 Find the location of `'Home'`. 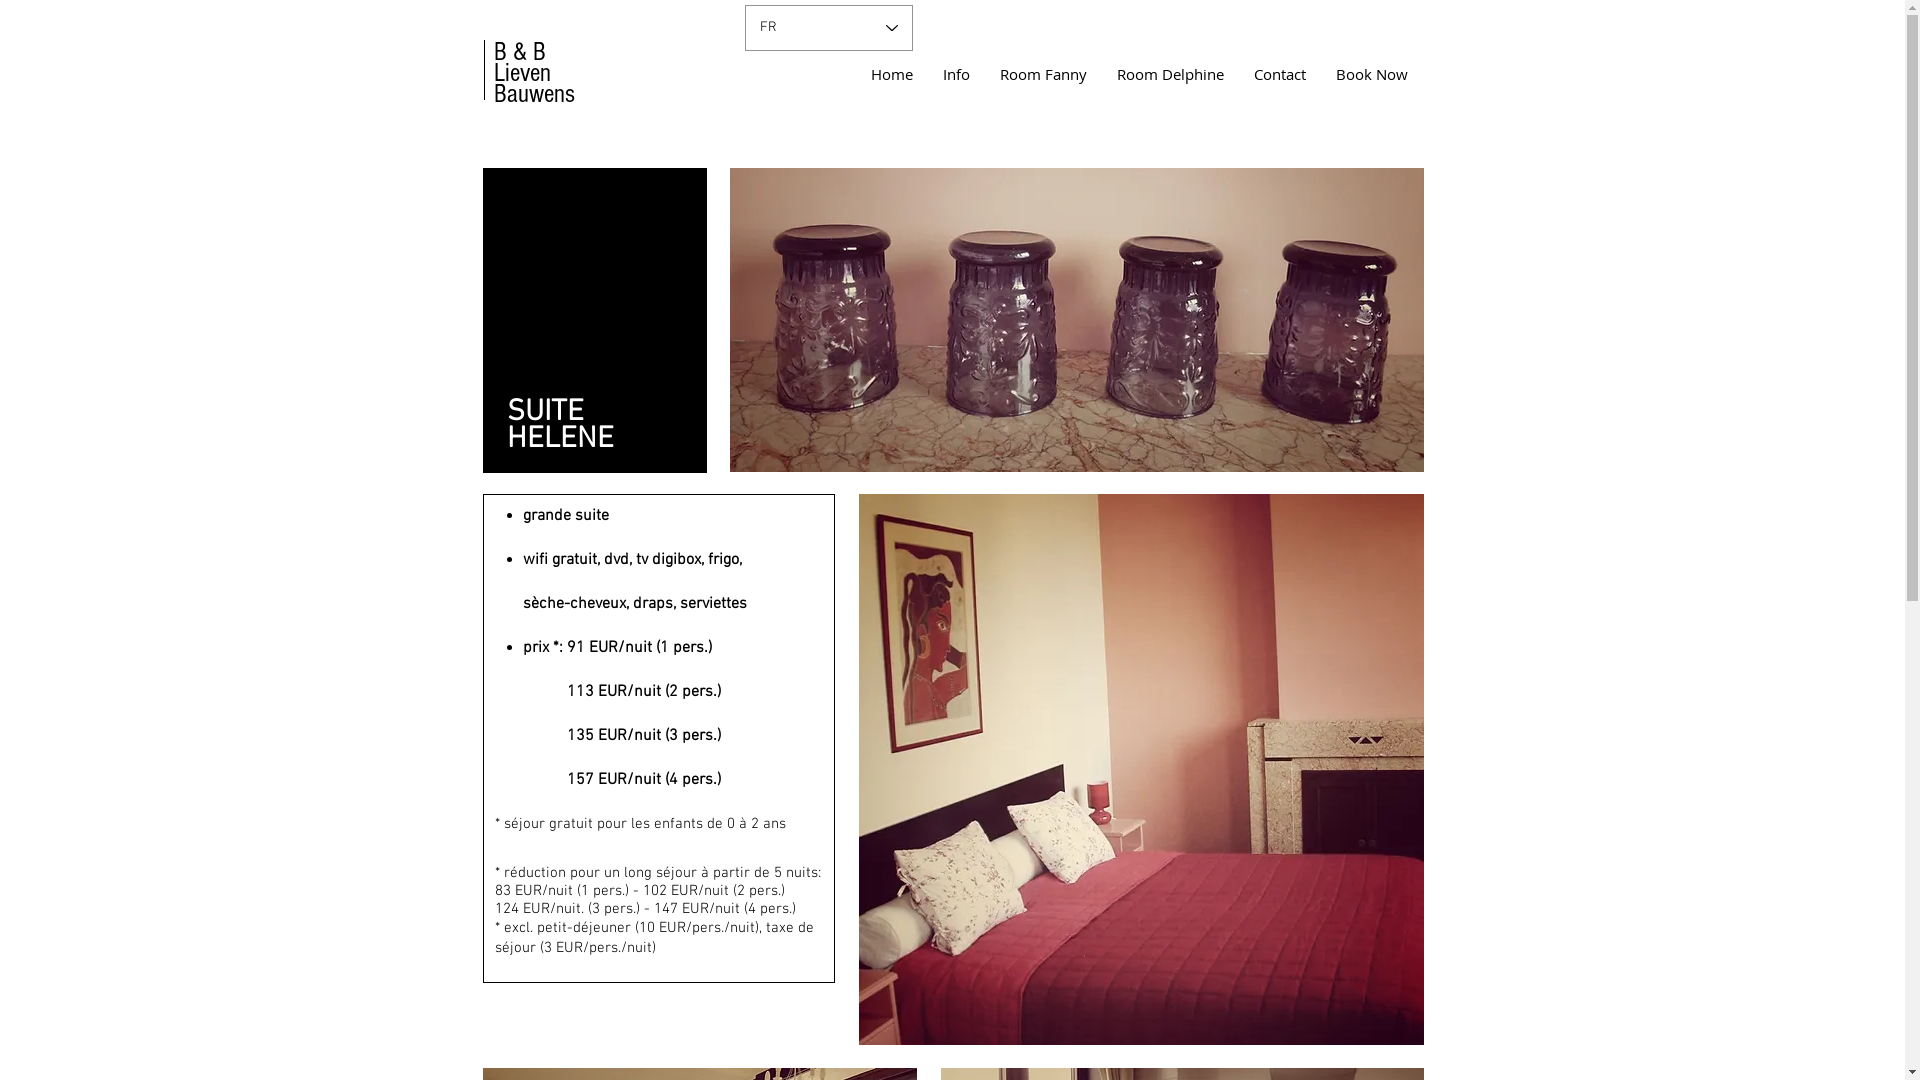

'Home' is located at coordinates (891, 72).